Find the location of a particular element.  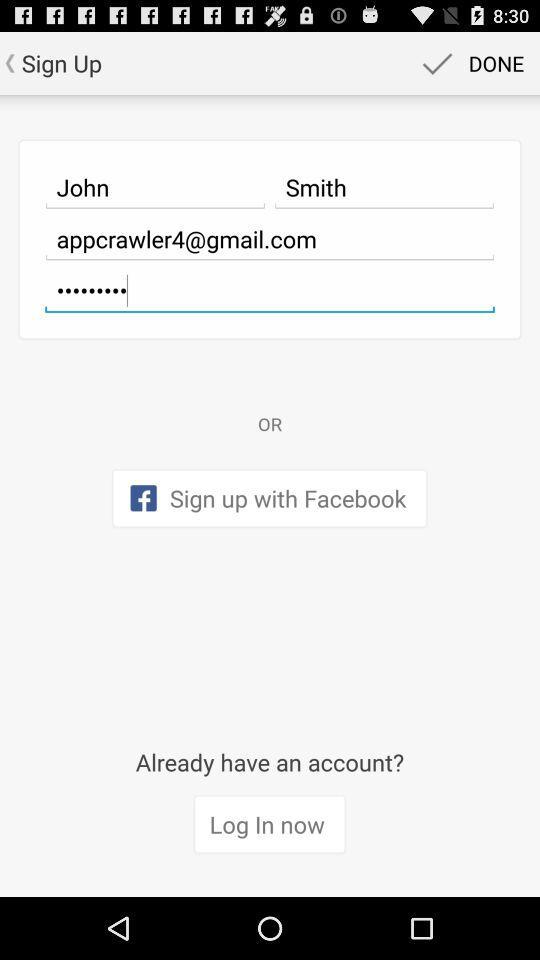

the crowd3116 icon is located at coordinates (270, 289).